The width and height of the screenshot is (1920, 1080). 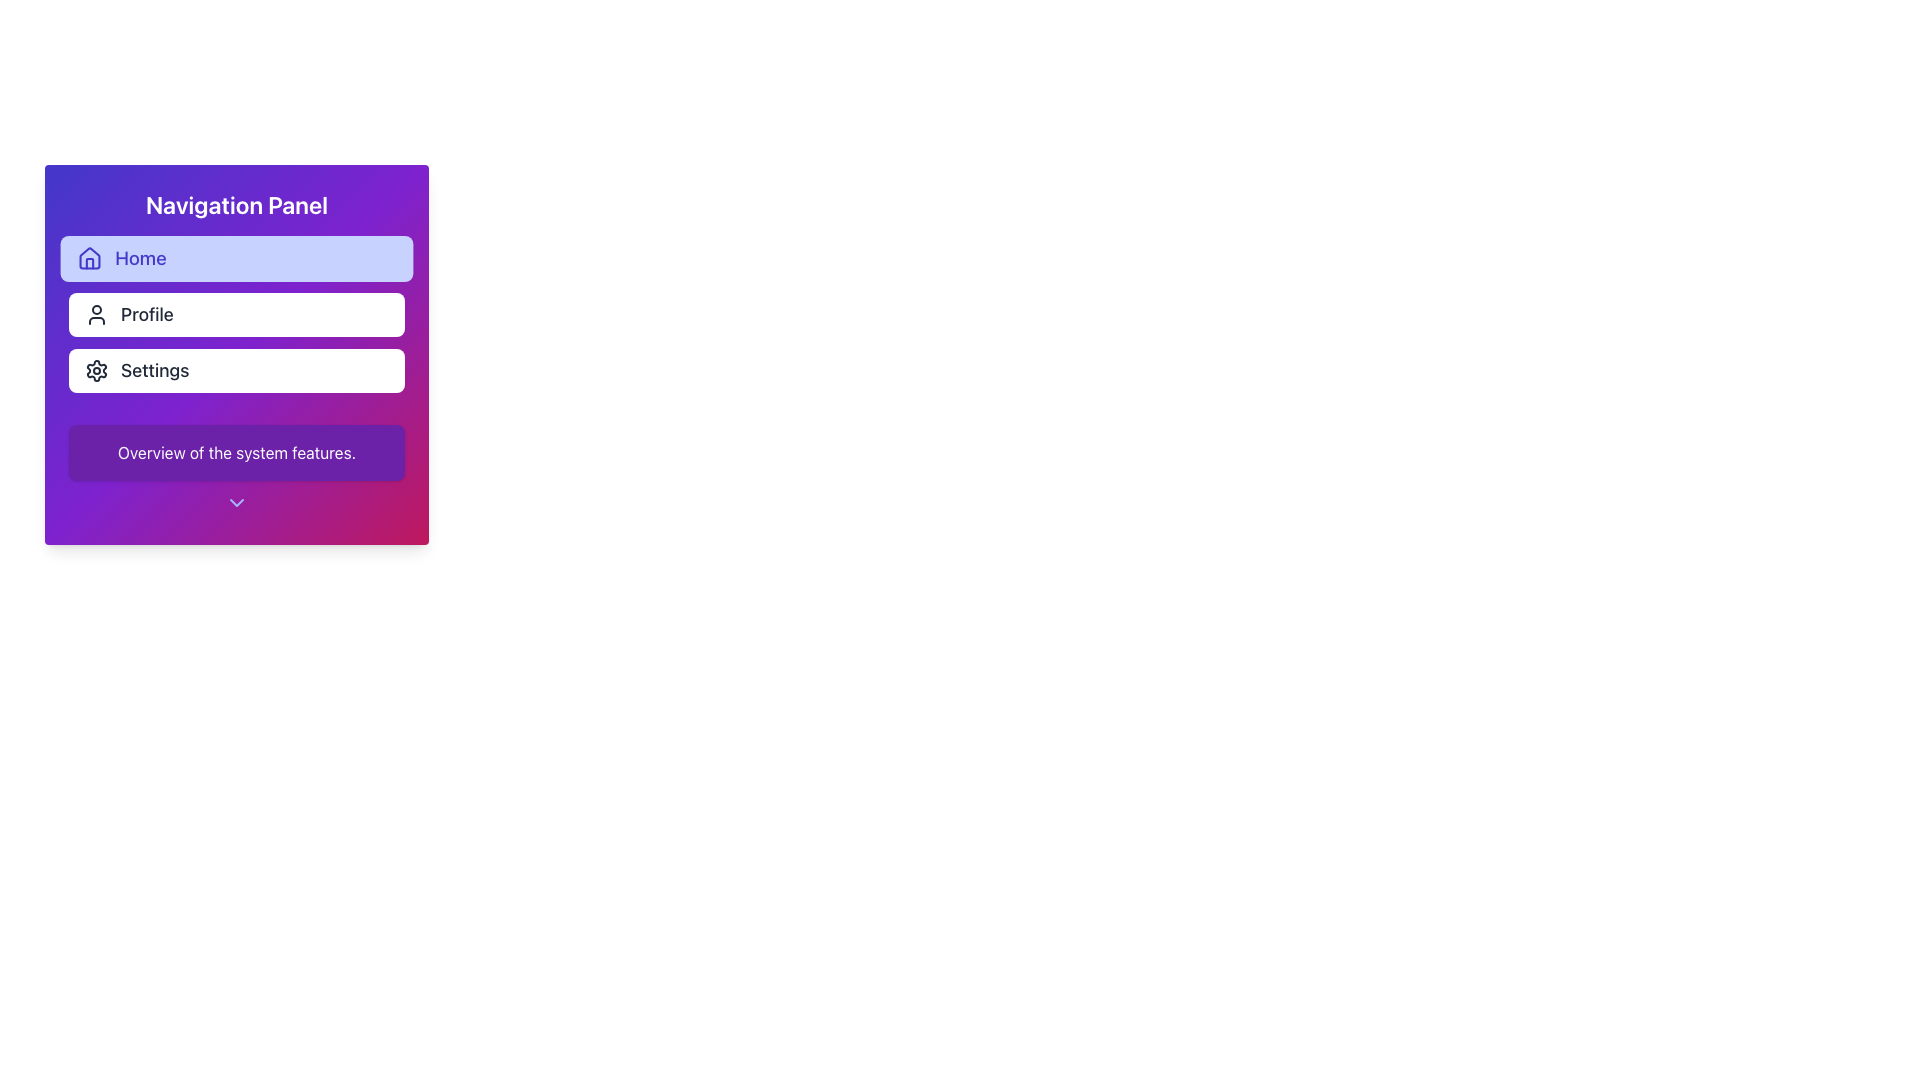 I want to click on the 'Profile' menu item located in the vertical navigation panel, which is the second item between 'Home' and 'Settings', so click(x=236, y=315).